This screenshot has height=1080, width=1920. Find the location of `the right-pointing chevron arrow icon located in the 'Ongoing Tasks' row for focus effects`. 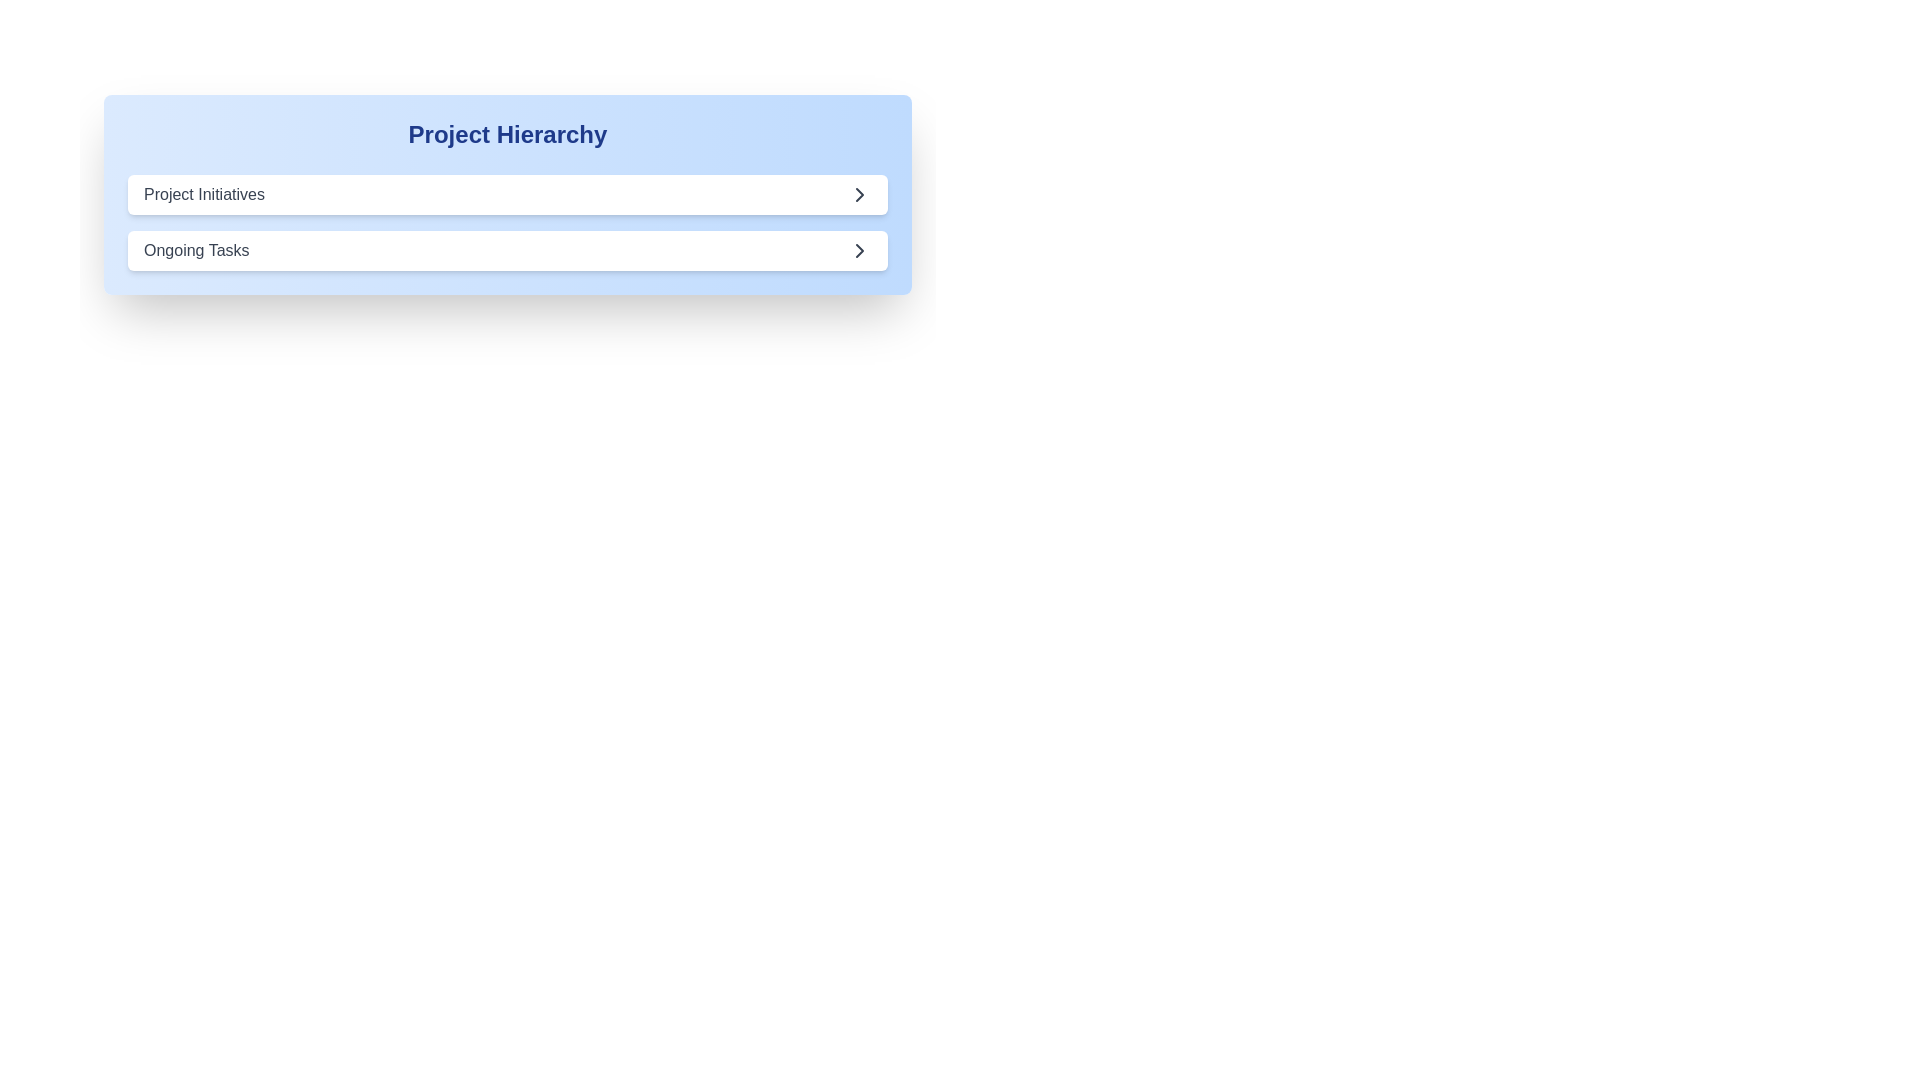

the right-pointing chevron arrow icon located in the 'Ongoing Tasks' row for focus effects is located at coordinates (859, 249).